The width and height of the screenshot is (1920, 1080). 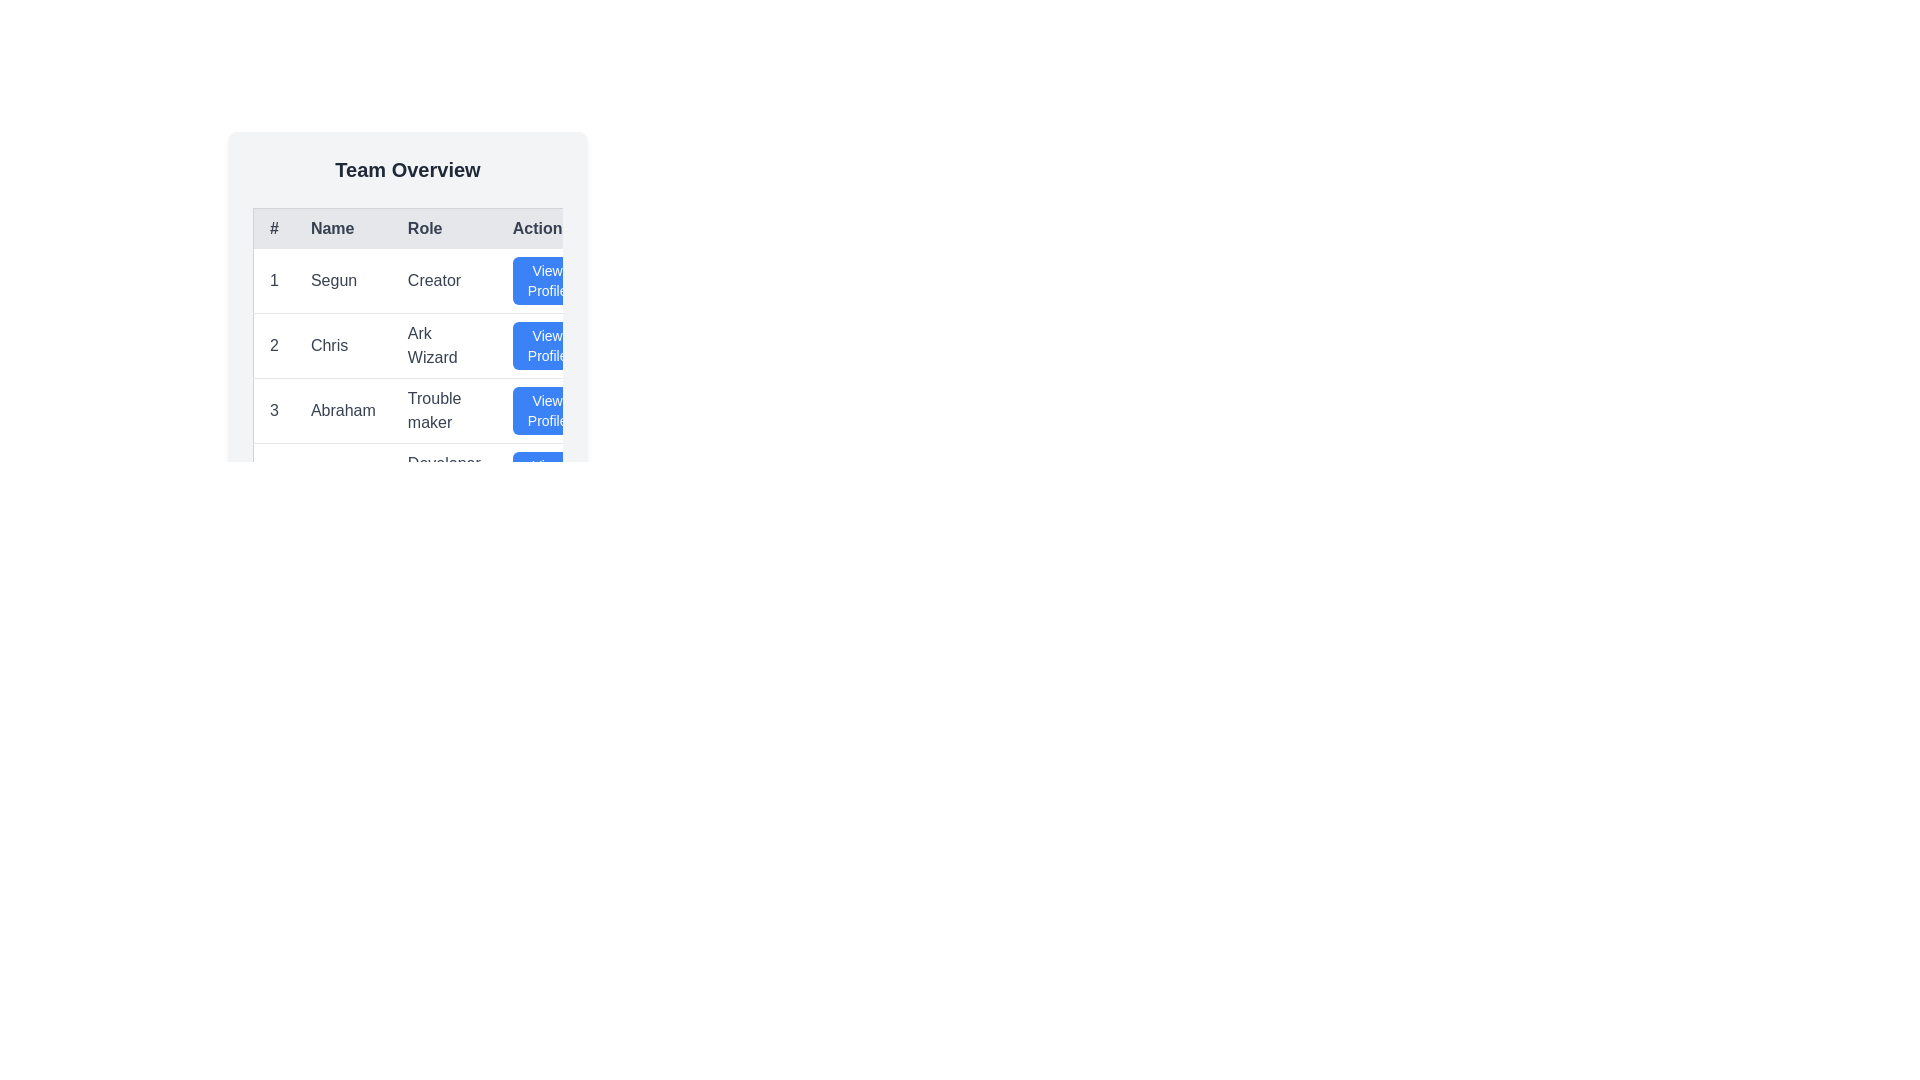 I want to click on the Text Label that identifies the first entry in the table, positioned in the first column and first row, above the '2' entry and aligned to the left of the 'Segun' text, so click(x=273, y=281).